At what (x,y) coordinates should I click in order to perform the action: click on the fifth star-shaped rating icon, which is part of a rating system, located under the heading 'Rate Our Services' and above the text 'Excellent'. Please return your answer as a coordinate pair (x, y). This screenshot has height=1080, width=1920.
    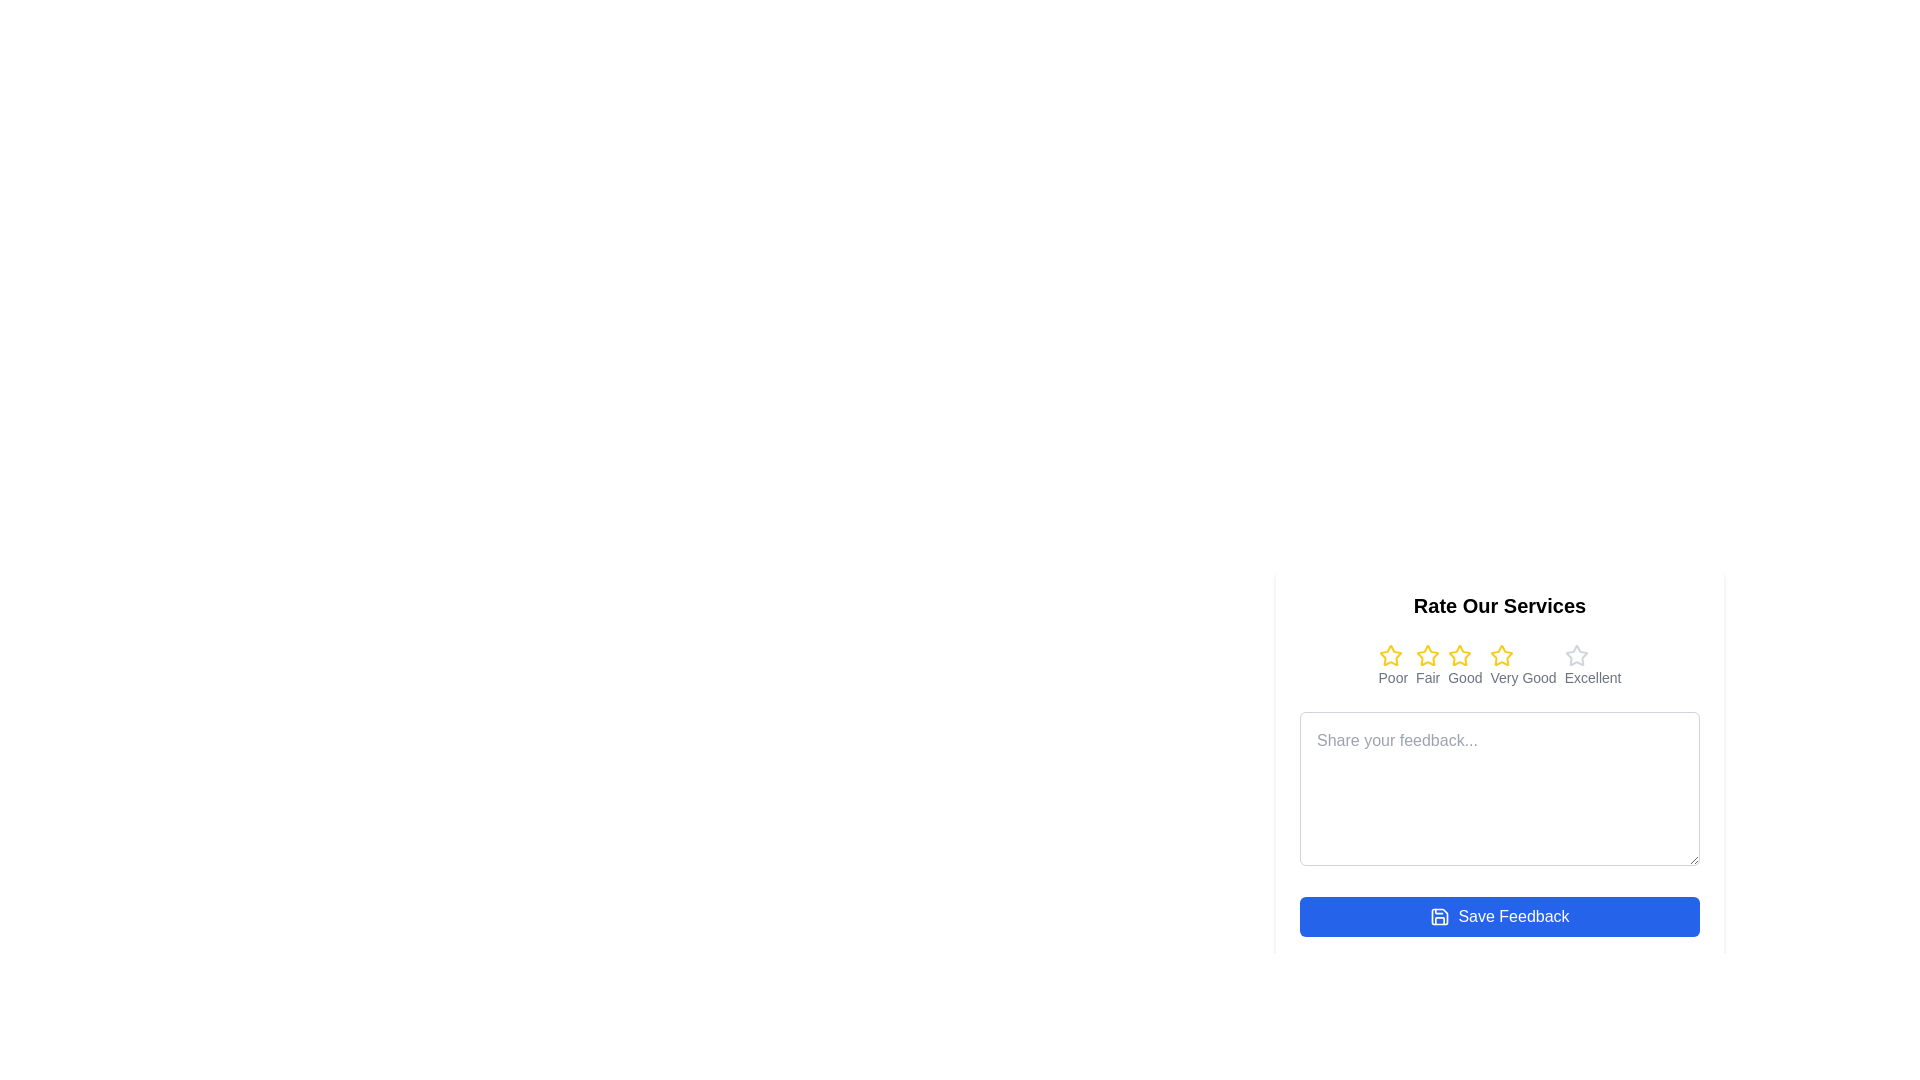
    Looking at the image, I should click on (1575, 655).